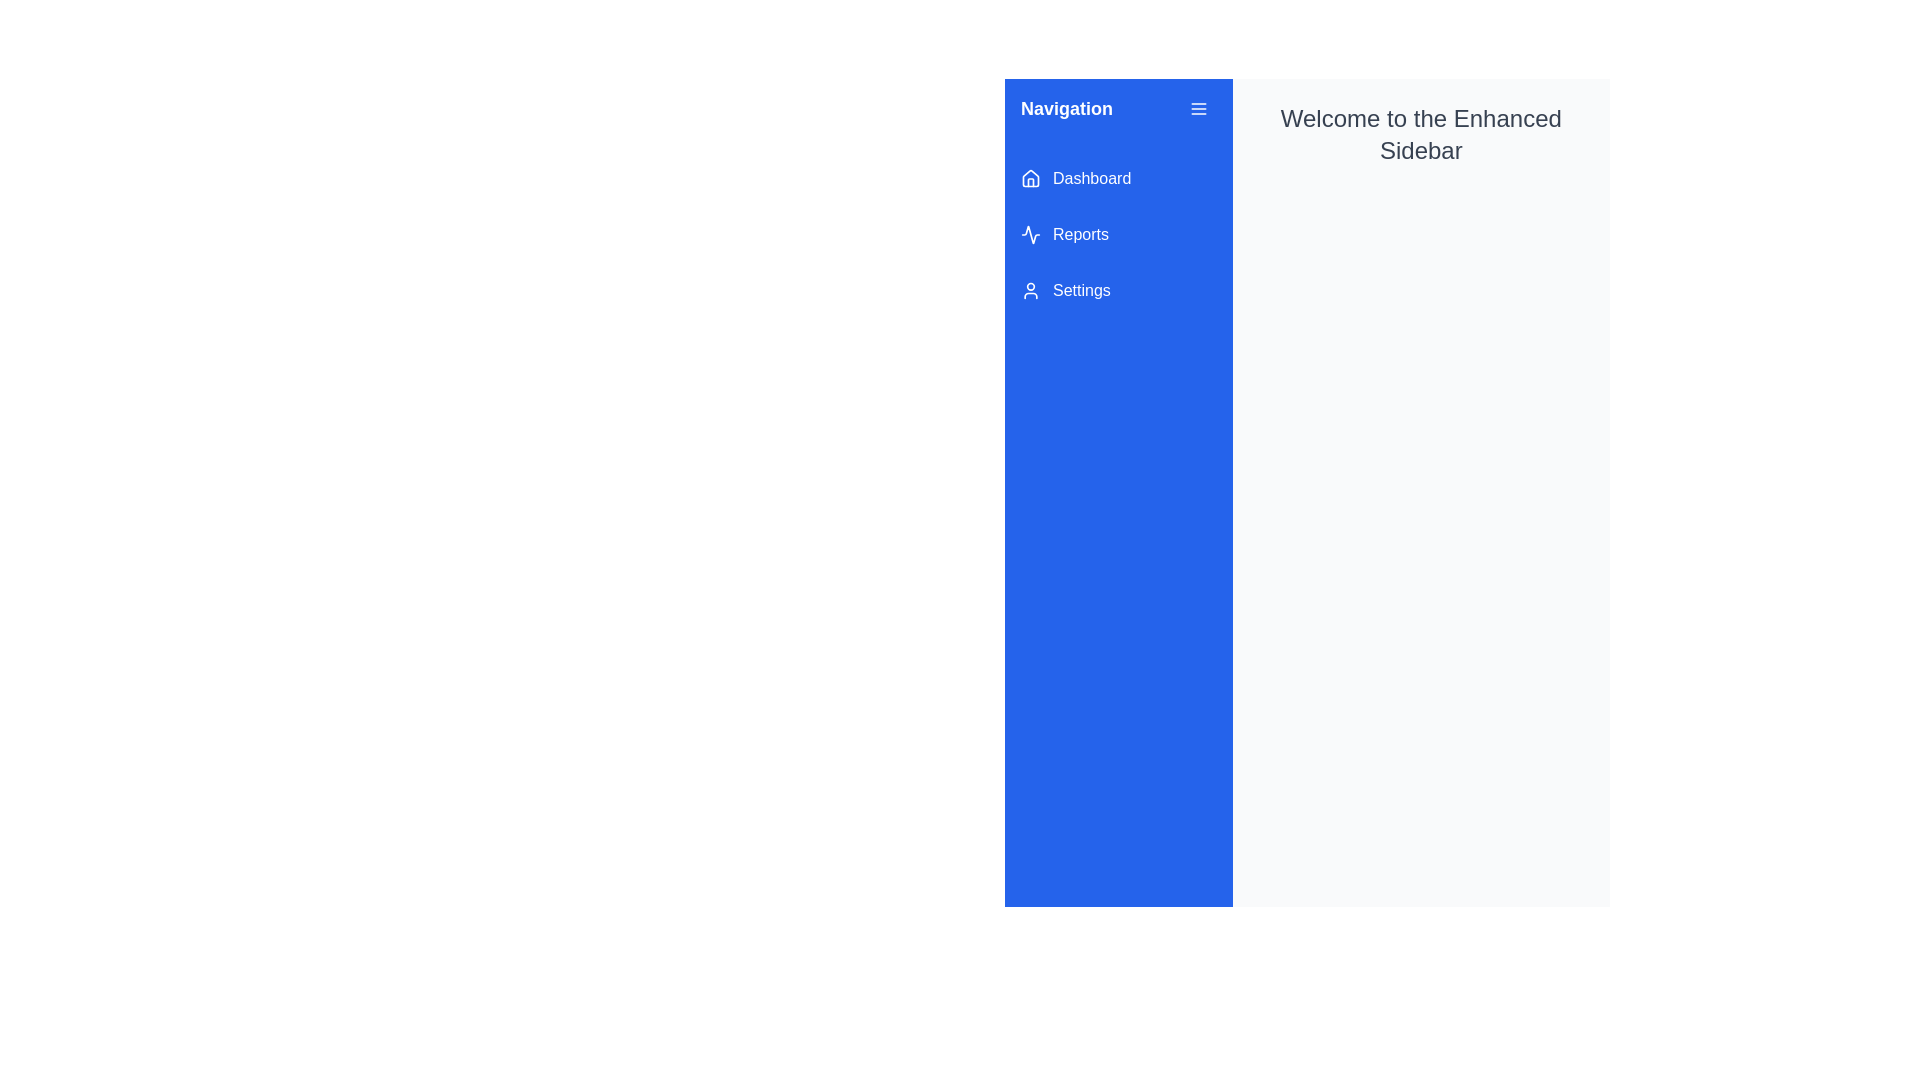  I want to click on the activity icon representing the 'Reports' menu item, which is located to the left of the label 'Reports' in the blue sidebar menu, so click(1031, 234).